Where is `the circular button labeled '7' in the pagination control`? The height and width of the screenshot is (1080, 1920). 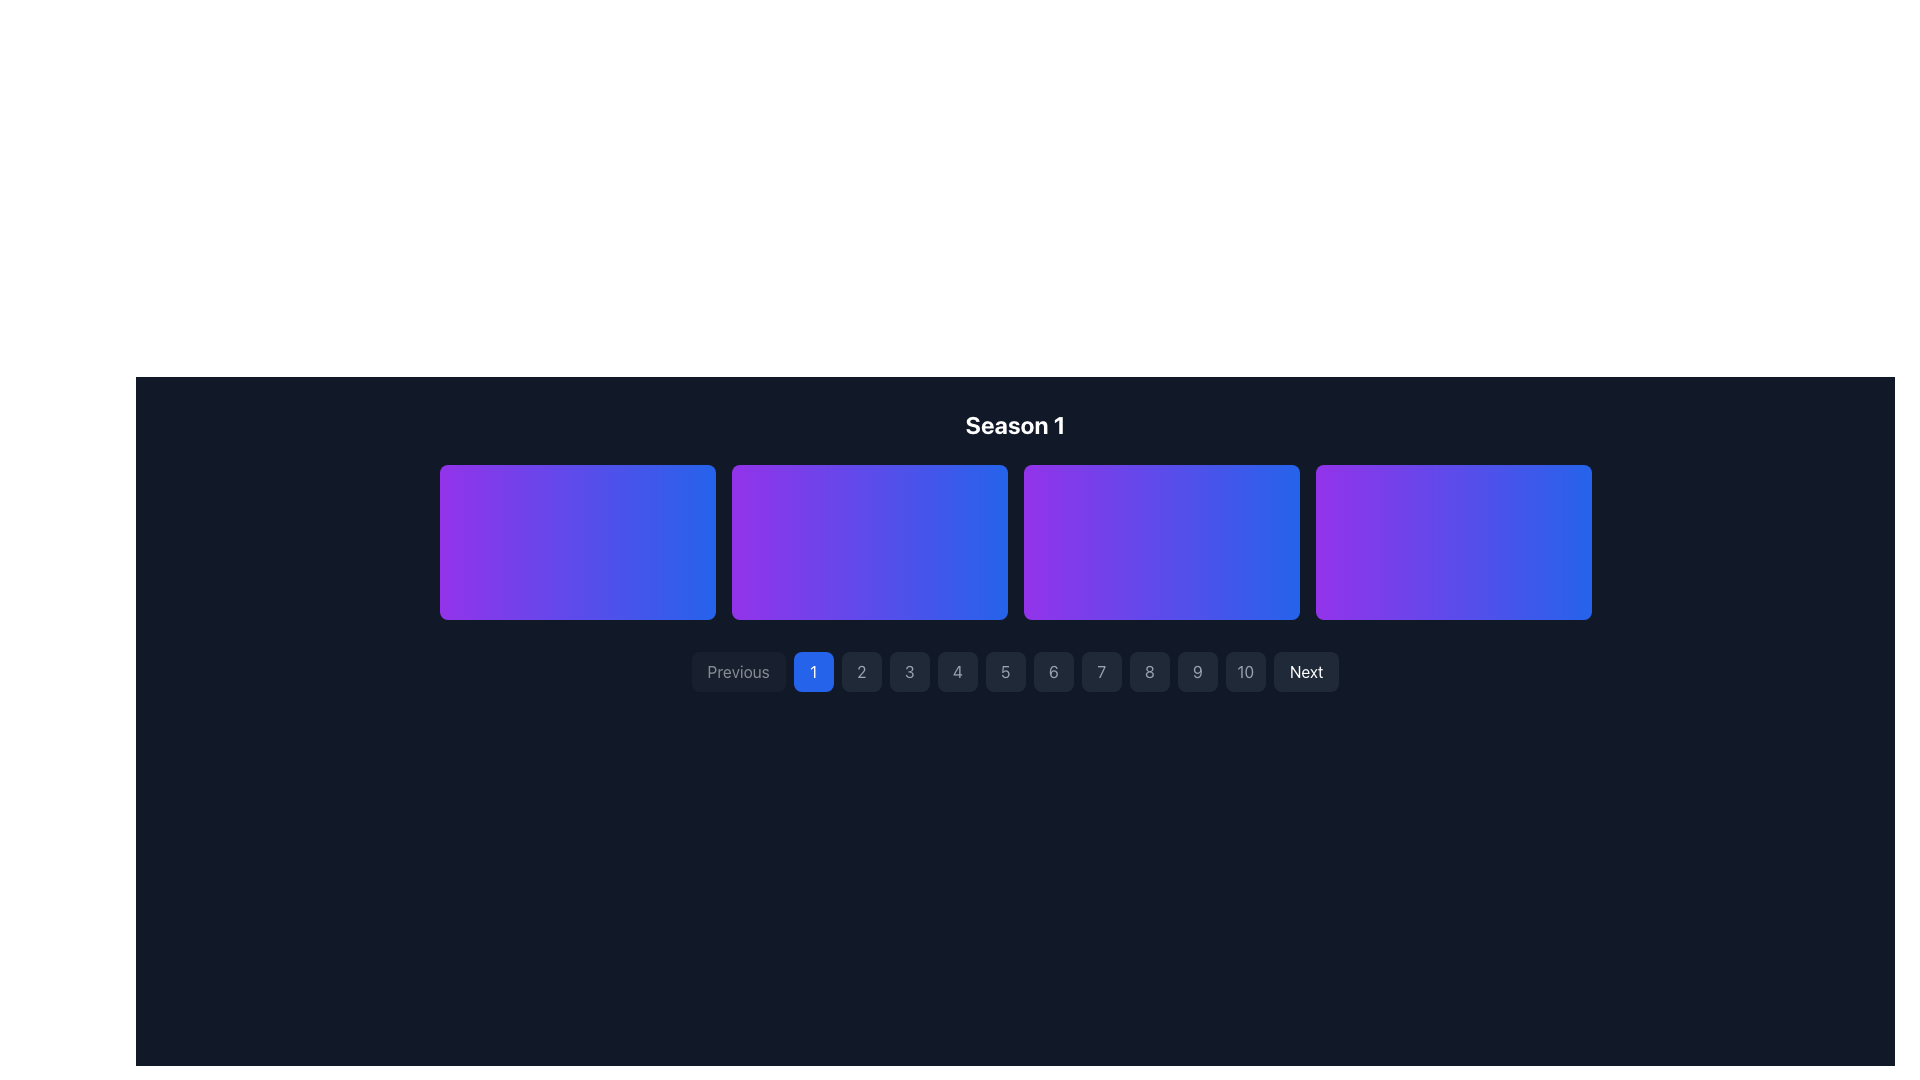
the circular button labeled '7' in the pagination control is located at coordinates (1100, 672).